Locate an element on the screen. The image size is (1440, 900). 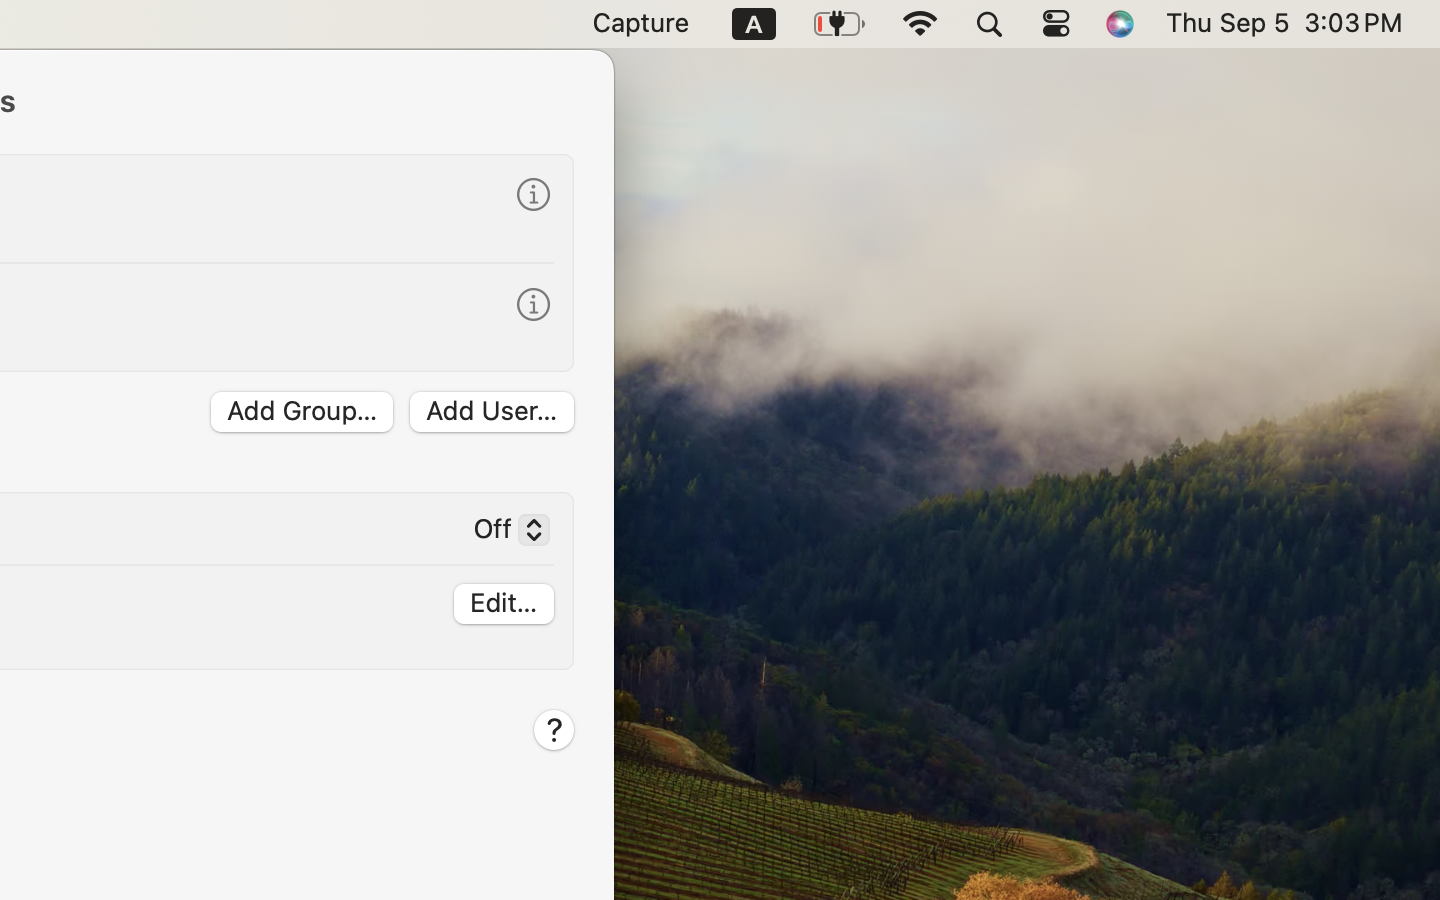
'Off' is located at coordinates (501, 531).